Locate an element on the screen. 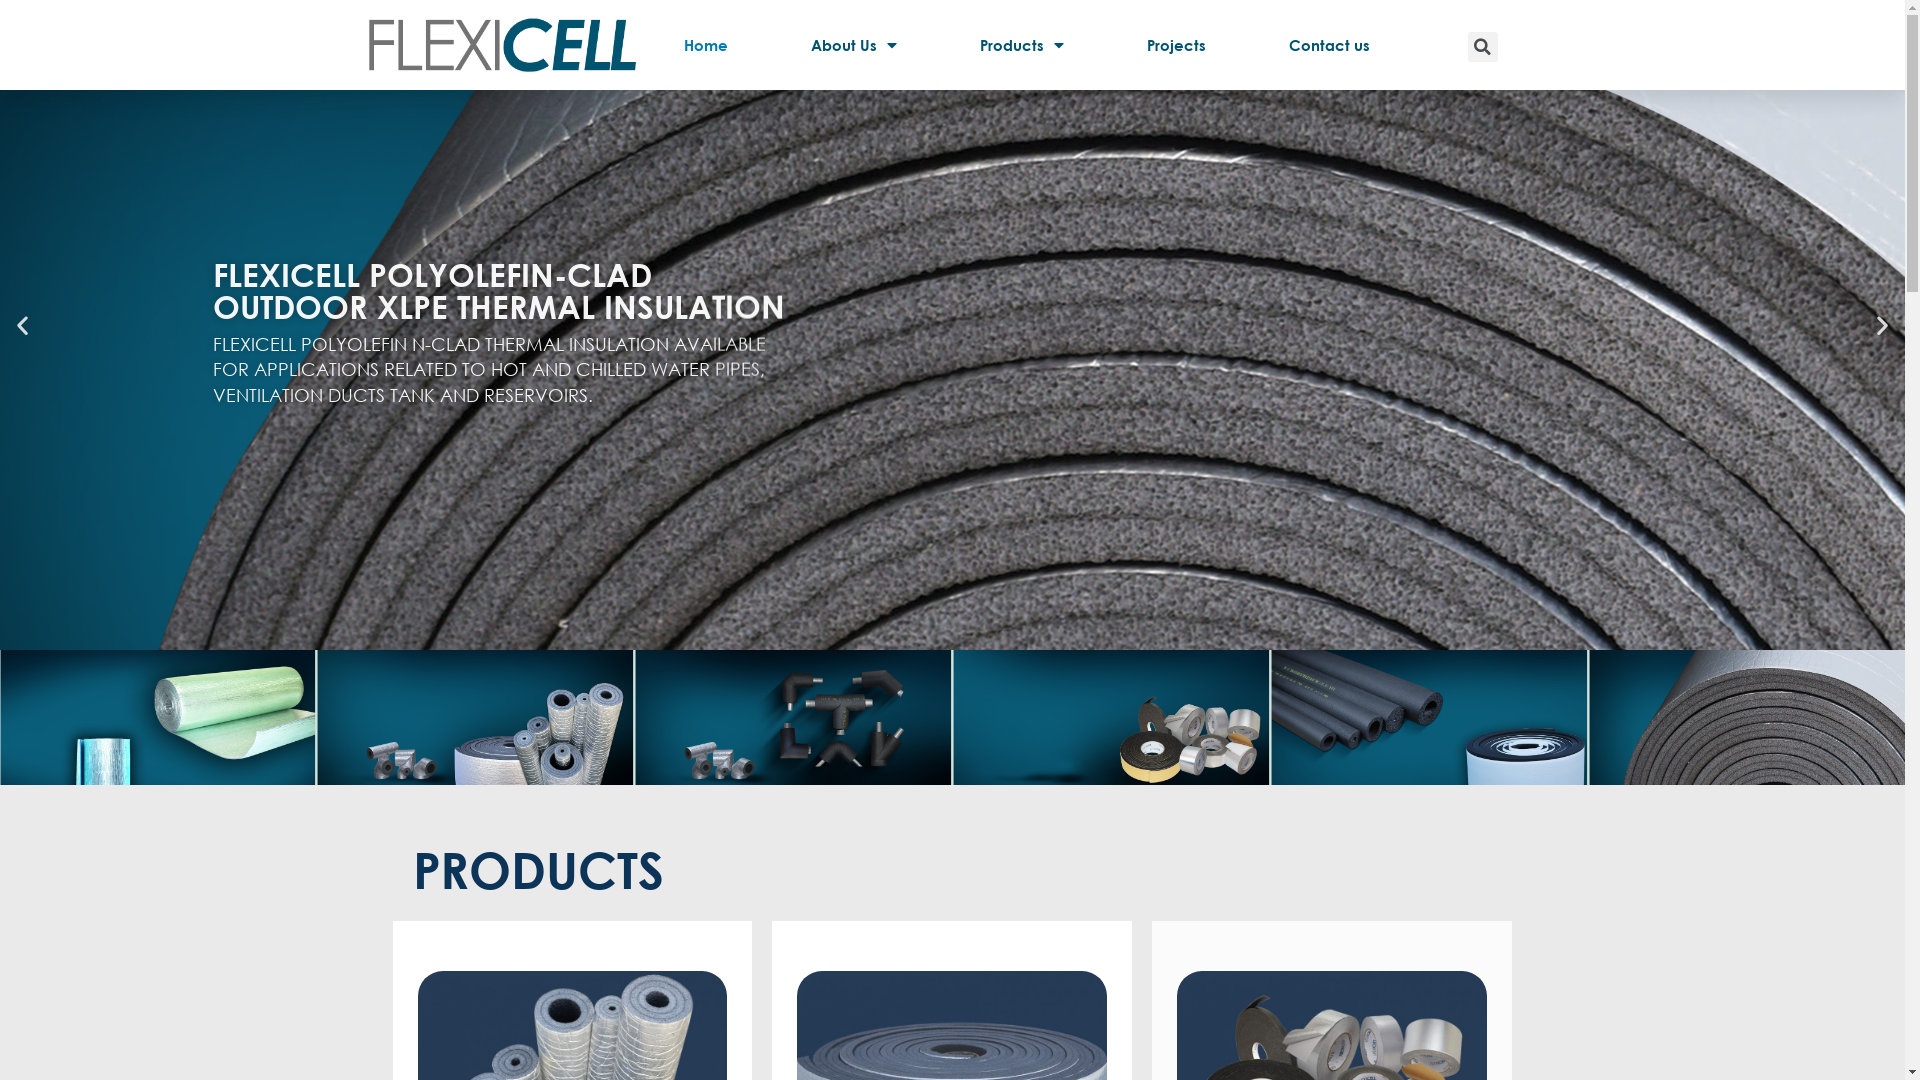  'Products' is located at coordinates (947, 45).